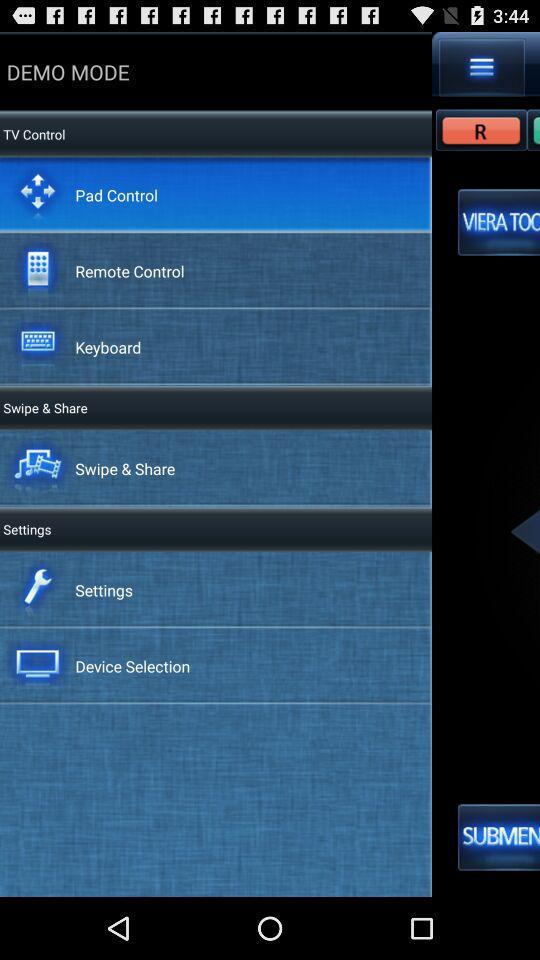 The width and height of the screenshot is (540, 960). Describe the element at coordinates (116, 194) in the screenshot. I see `the pad control app` at that location.